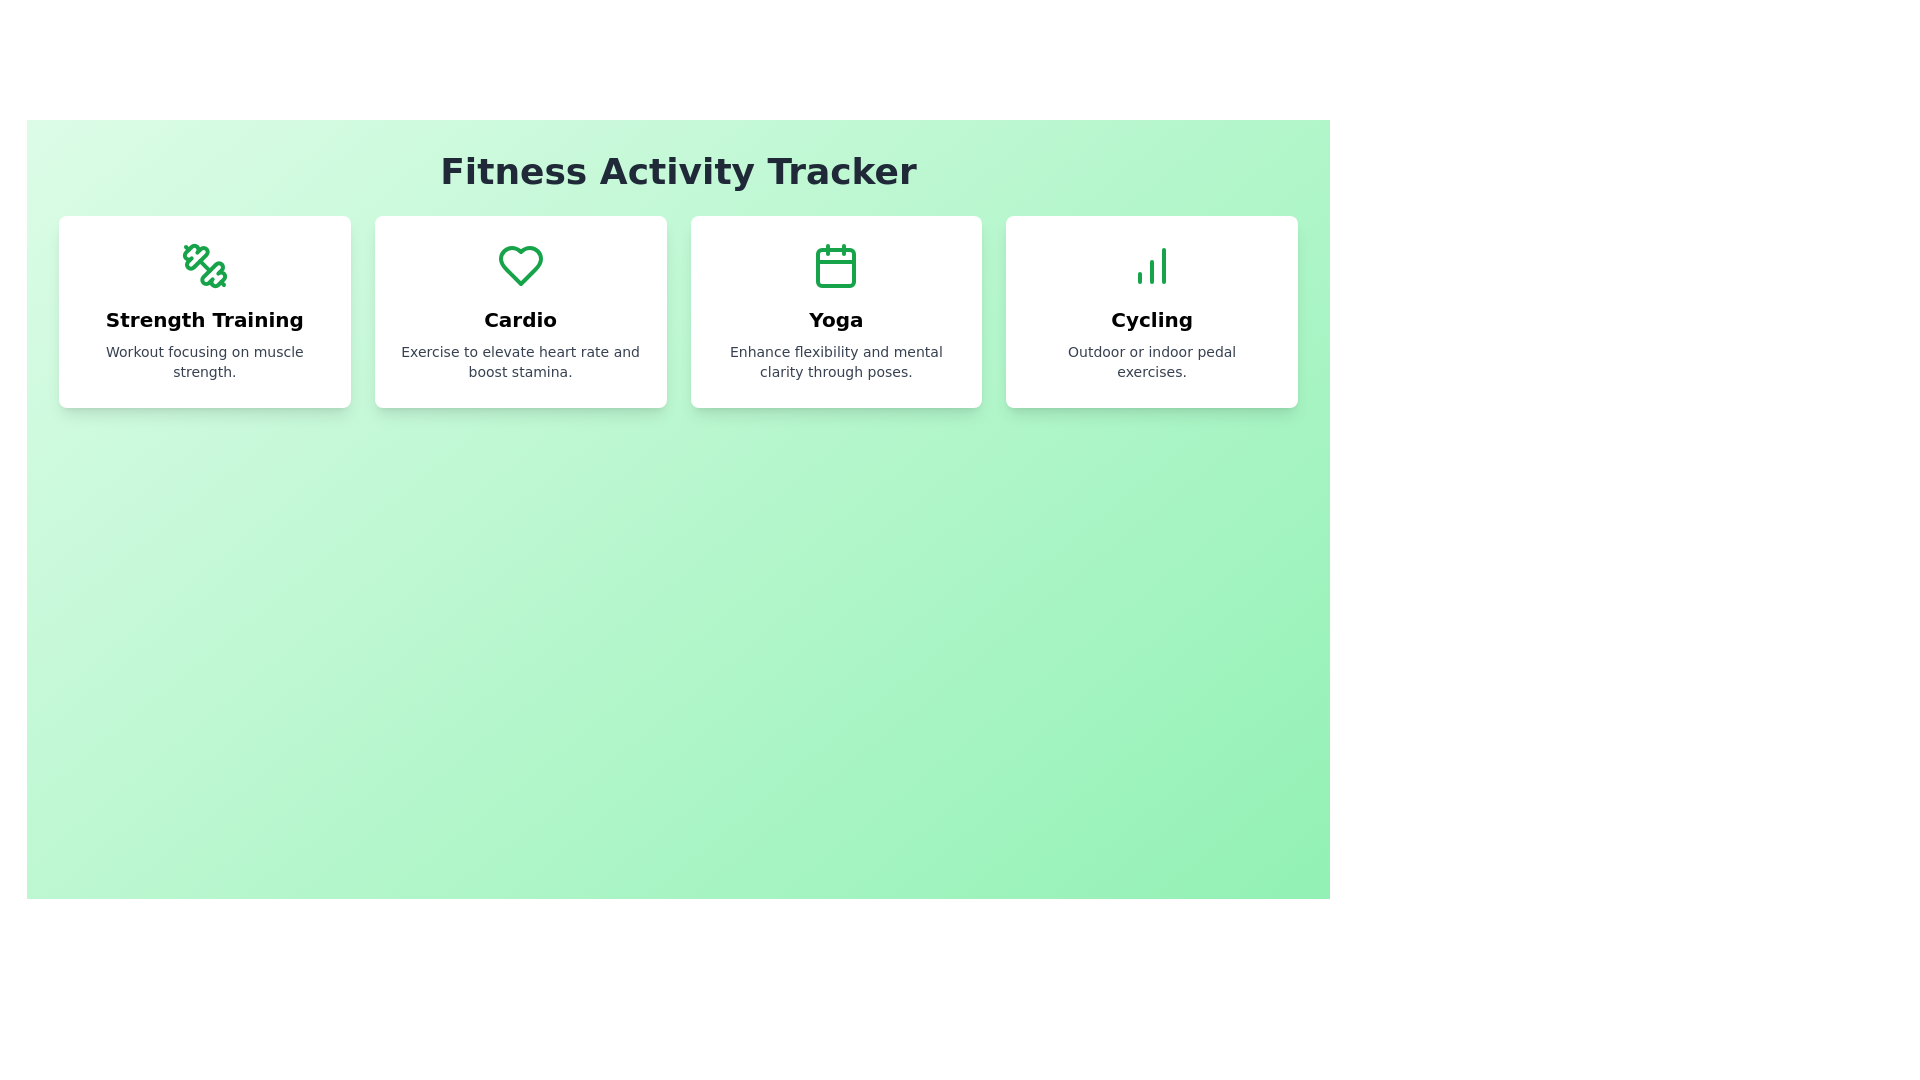 The height and width of the screenshot is (1080, 1920). I want to click on the calendar icon located at the top of the 'Yoga' card, which is the third card from the left, for information about scheduling or planning yoga activities, so click(836, 265).